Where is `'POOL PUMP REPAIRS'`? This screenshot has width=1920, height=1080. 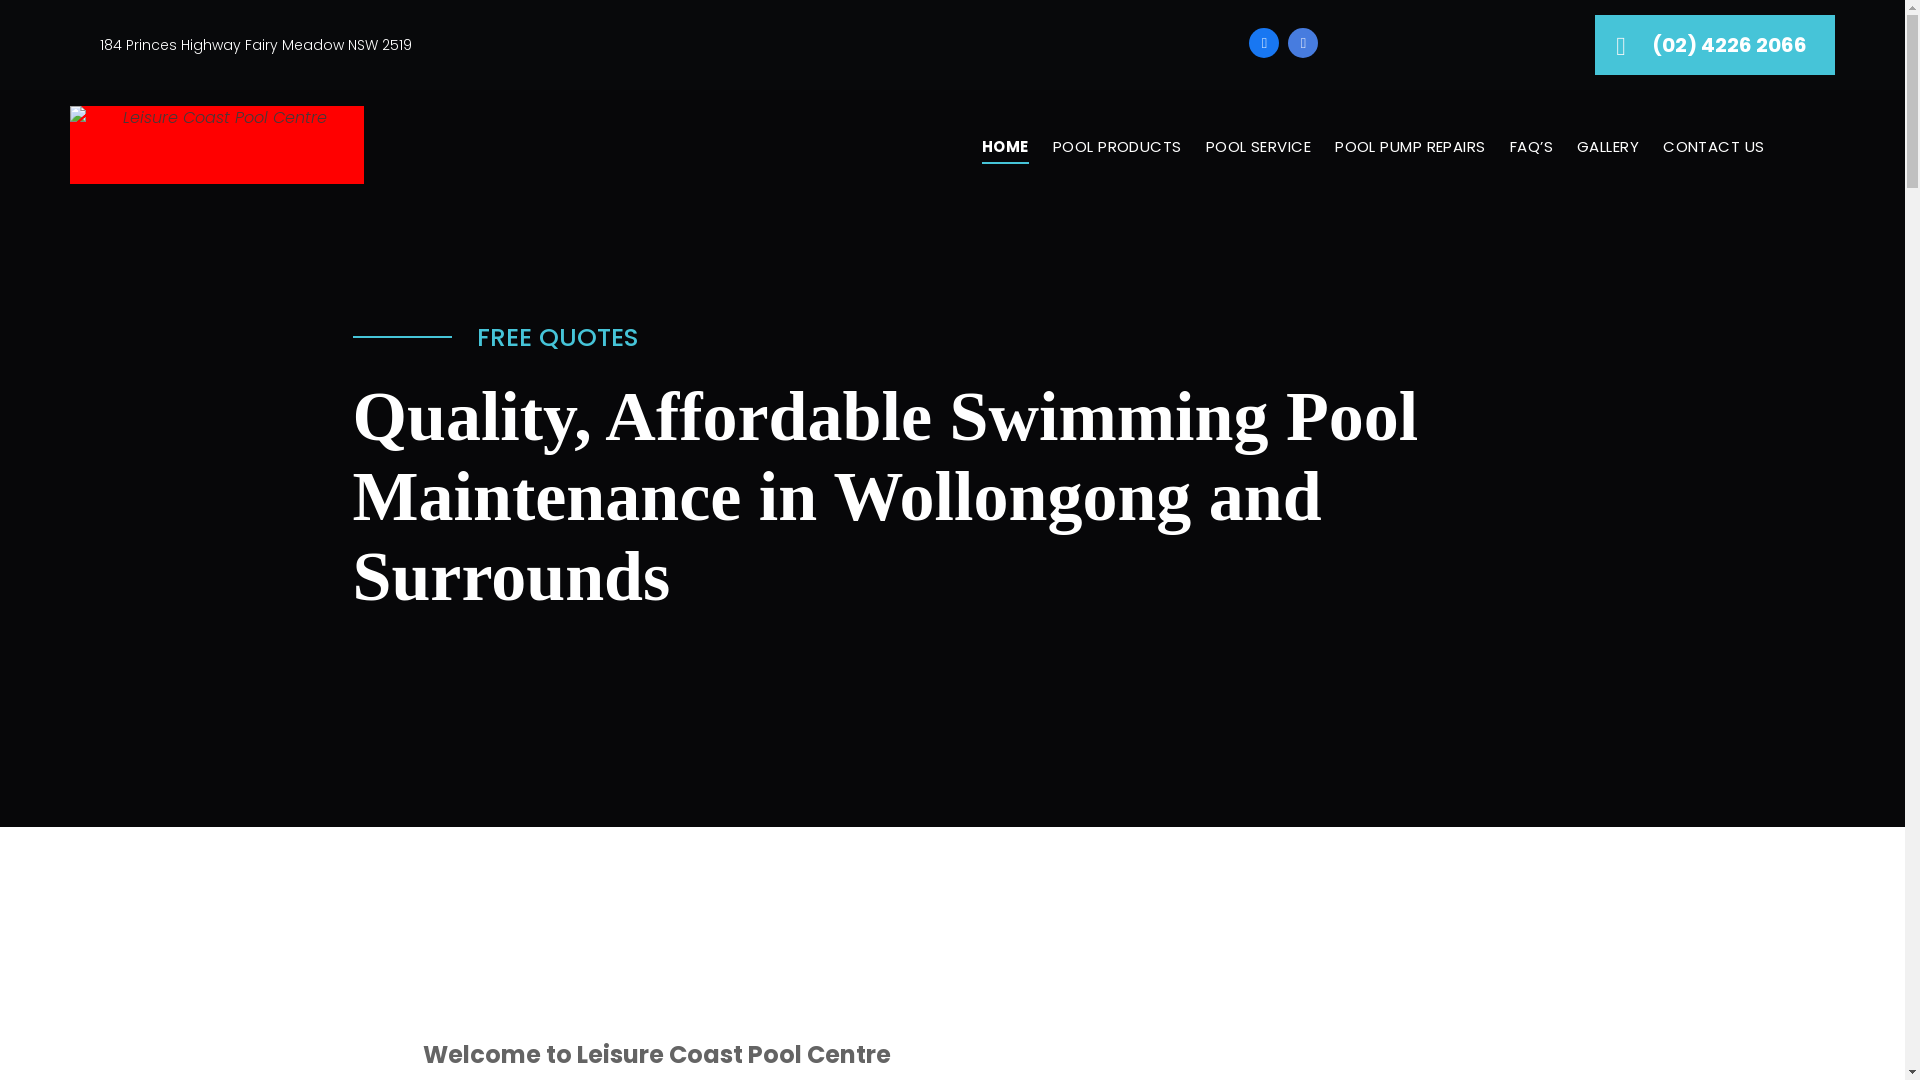 'POOL PUMP REPAIRS' is located at coordinates (1409, 146).